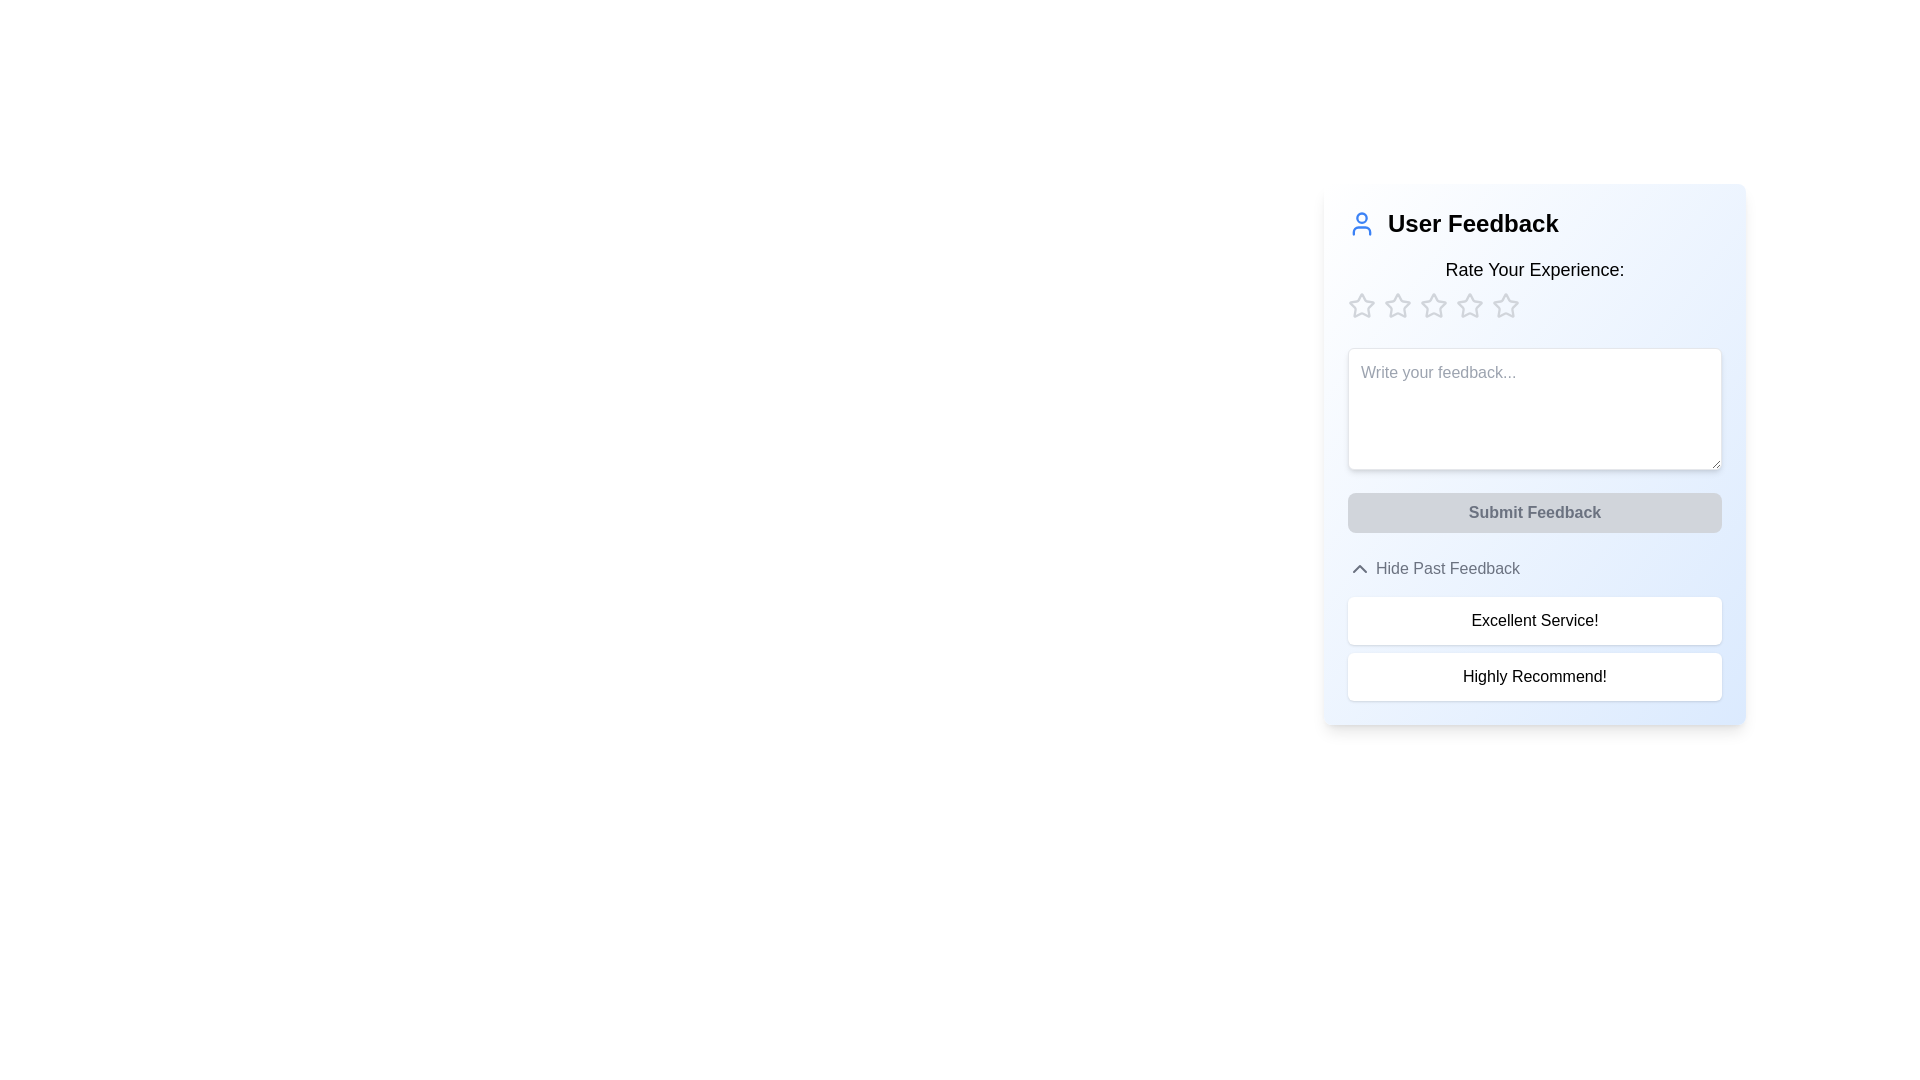  Describe the element at coordinates (1534, 512) in the screenshot. I see `the submit button located below the text area labeled 'Write your feedback...'` at that location.